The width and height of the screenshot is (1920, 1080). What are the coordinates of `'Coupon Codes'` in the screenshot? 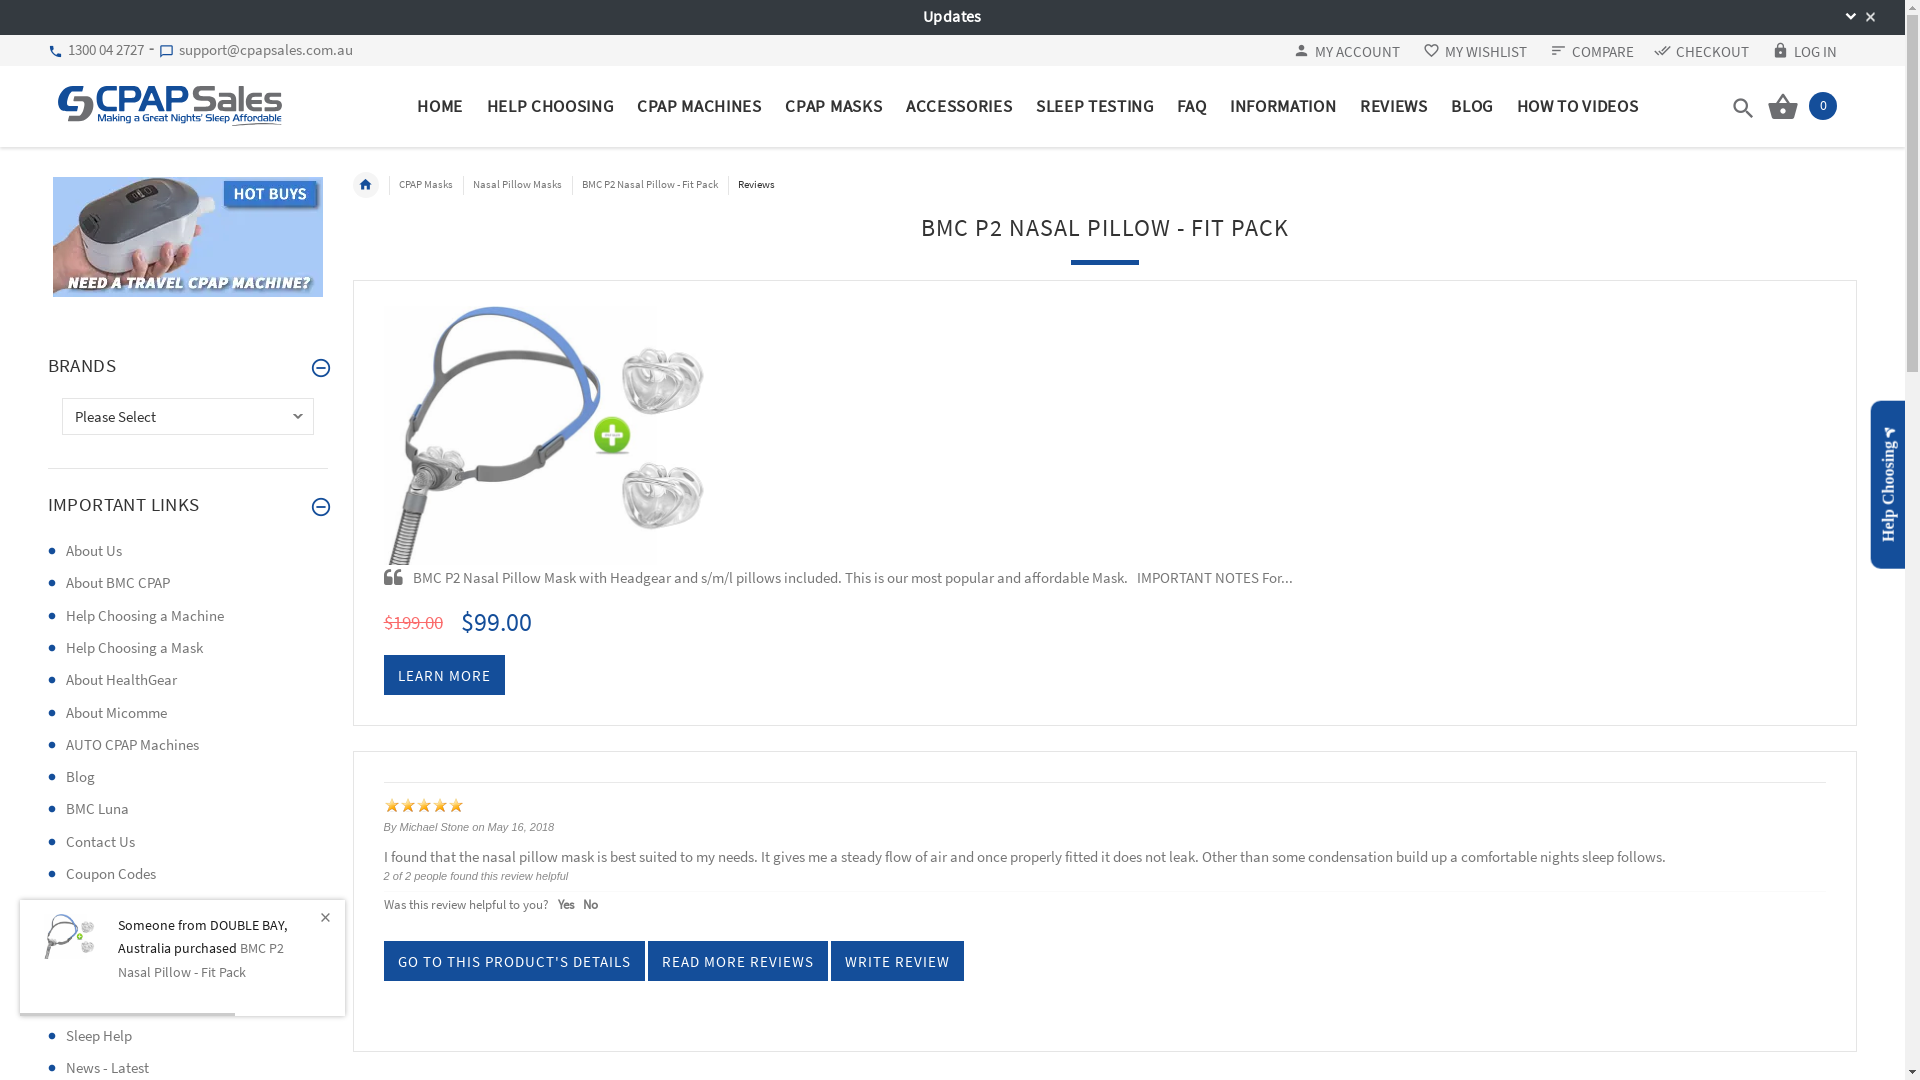 It's located at (66, 872).